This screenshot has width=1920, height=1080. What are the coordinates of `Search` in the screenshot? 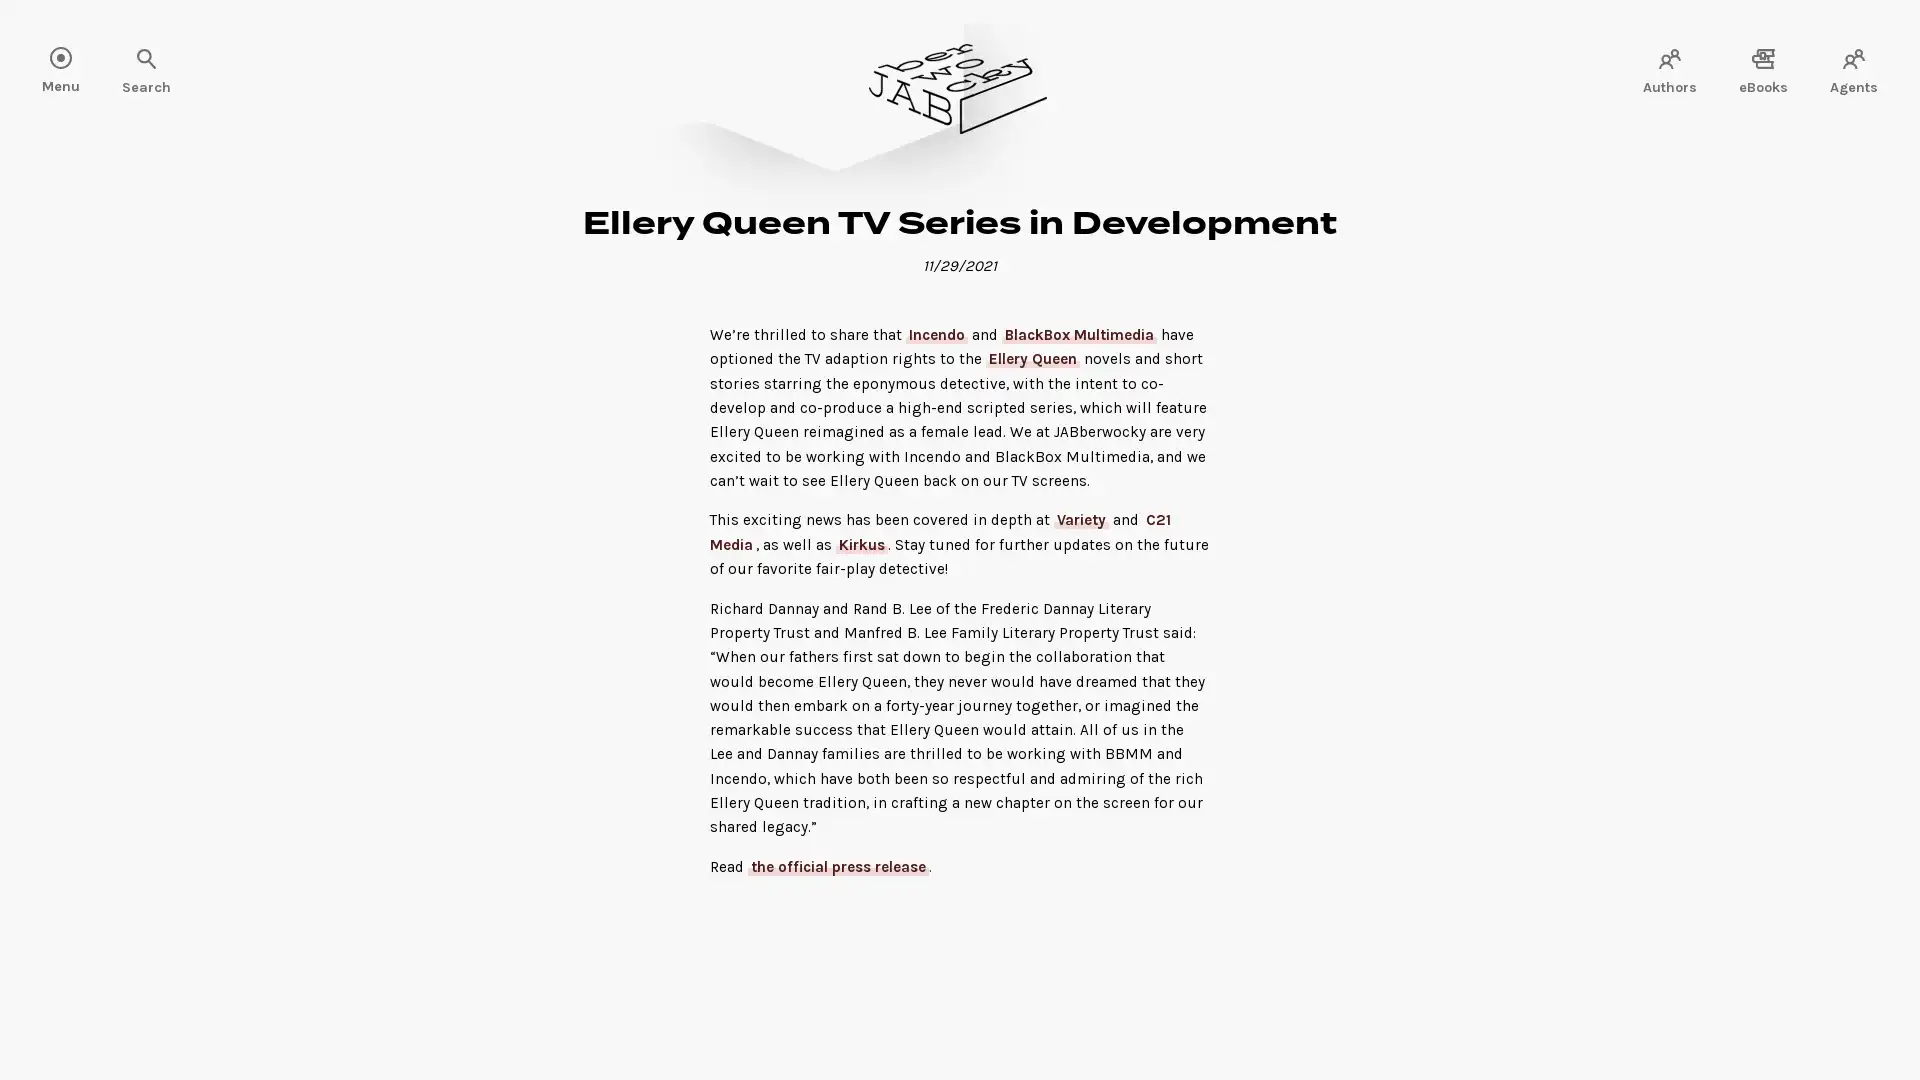 It's located at (80, 60).